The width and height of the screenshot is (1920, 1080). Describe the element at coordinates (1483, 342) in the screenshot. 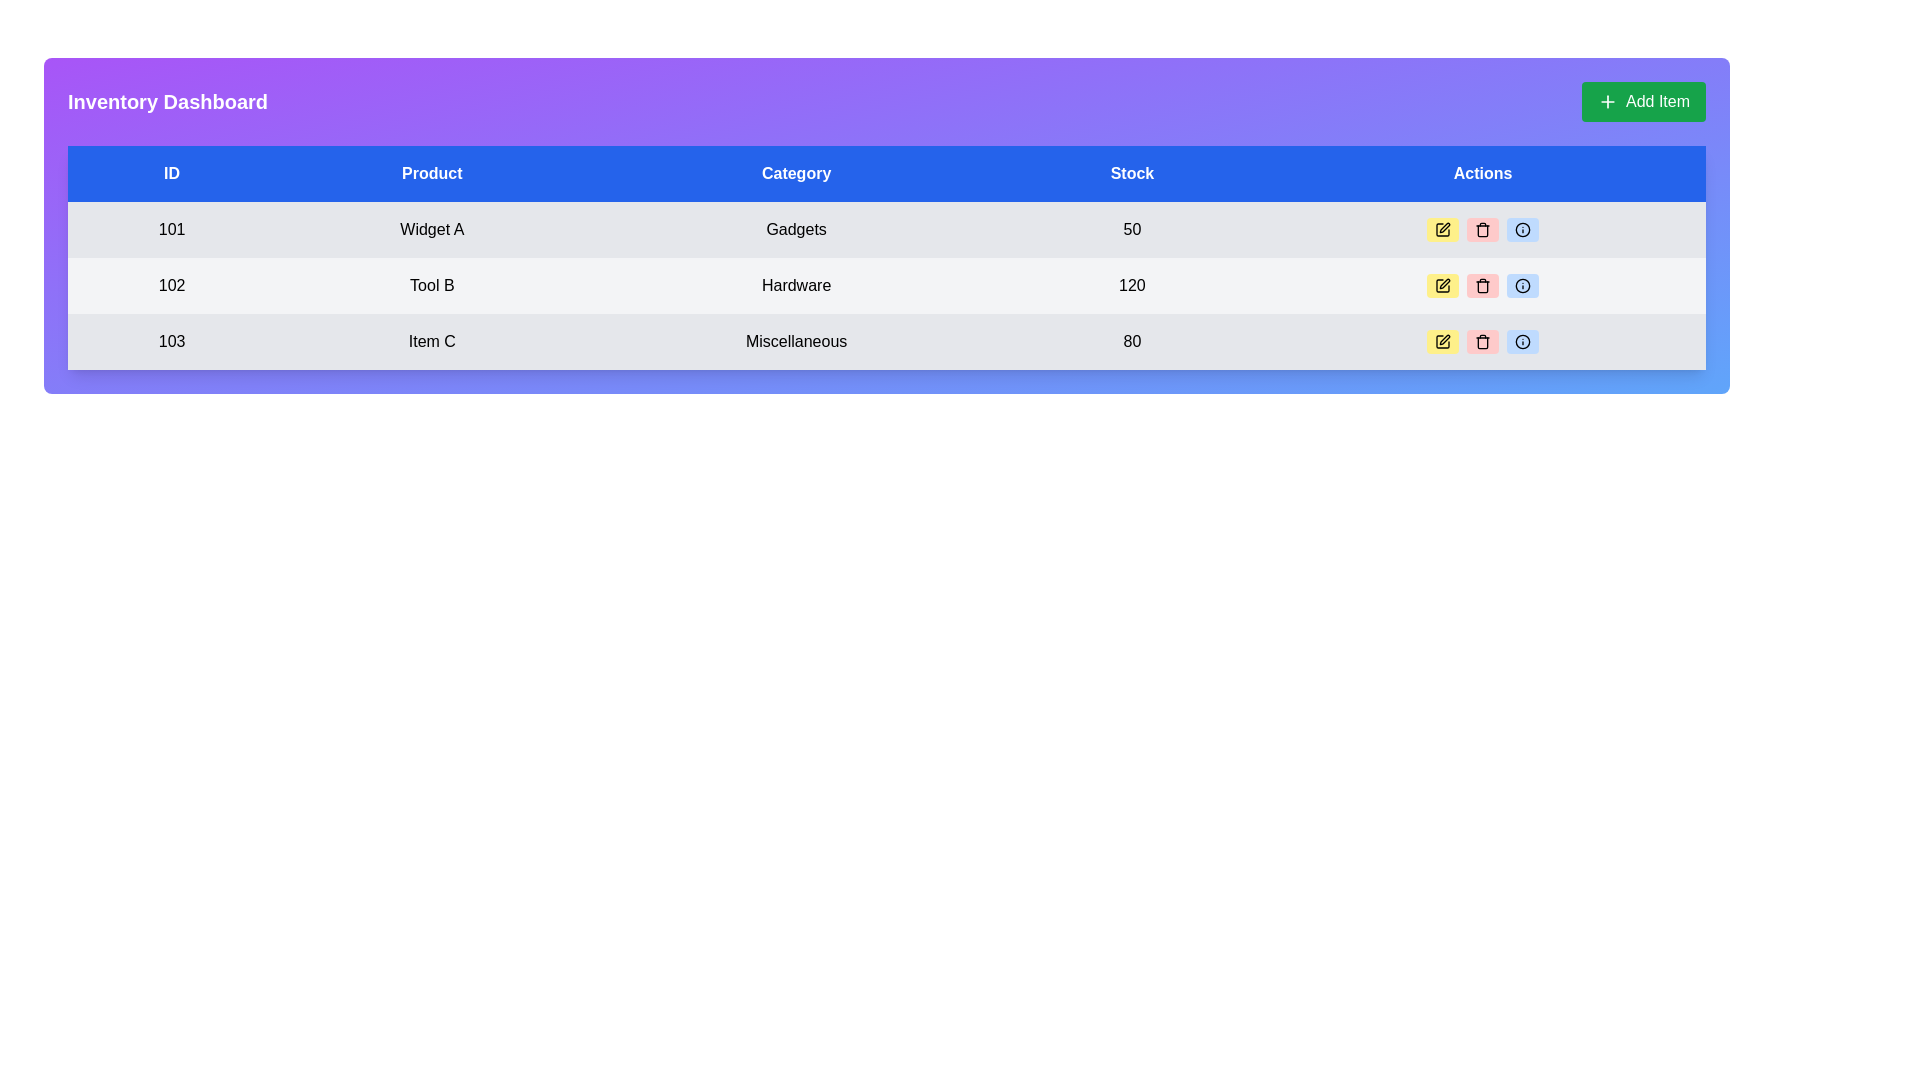

I see `the body of the trash icon located in the 'Actions' column of the data table to enable the delete action` at that location.